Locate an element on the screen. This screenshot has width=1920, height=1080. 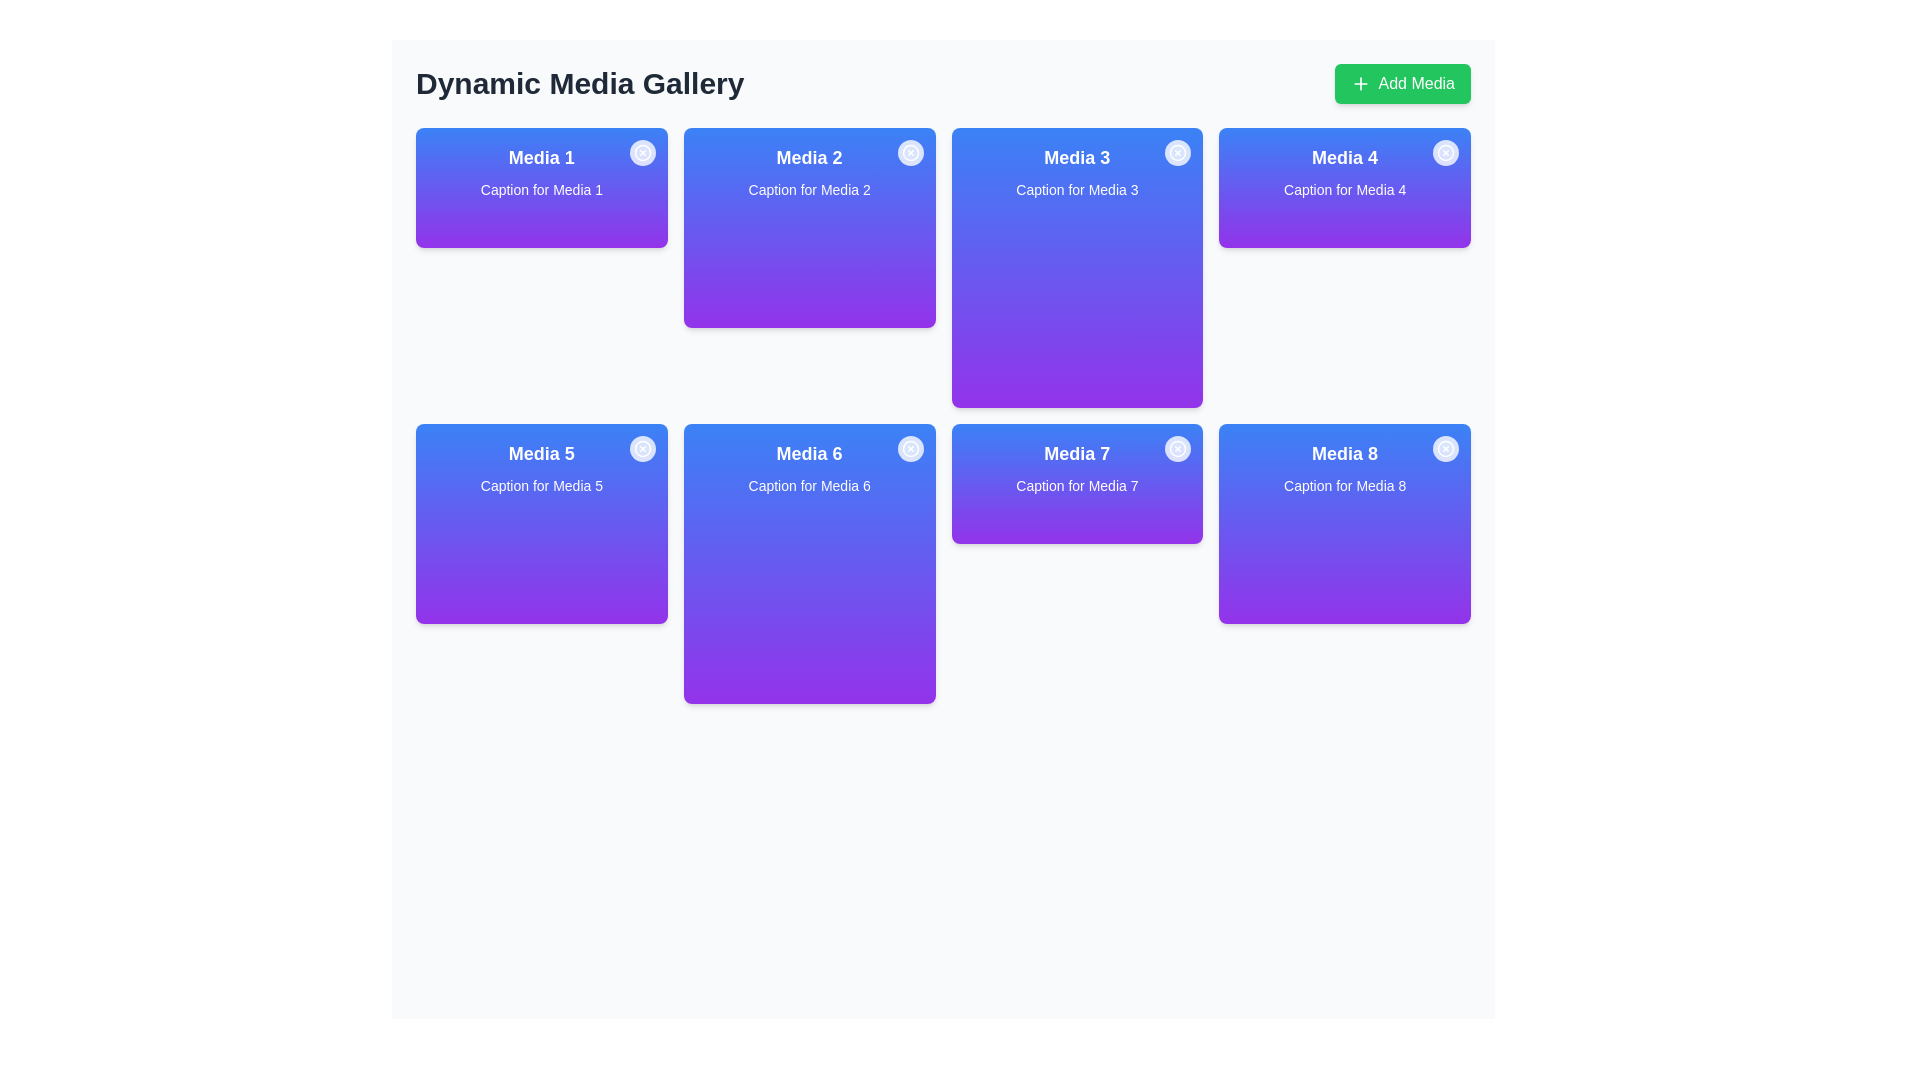
the icon in the top-right corner of the 'Media 7' card to engage its function is located at coordinates (1178, 447).